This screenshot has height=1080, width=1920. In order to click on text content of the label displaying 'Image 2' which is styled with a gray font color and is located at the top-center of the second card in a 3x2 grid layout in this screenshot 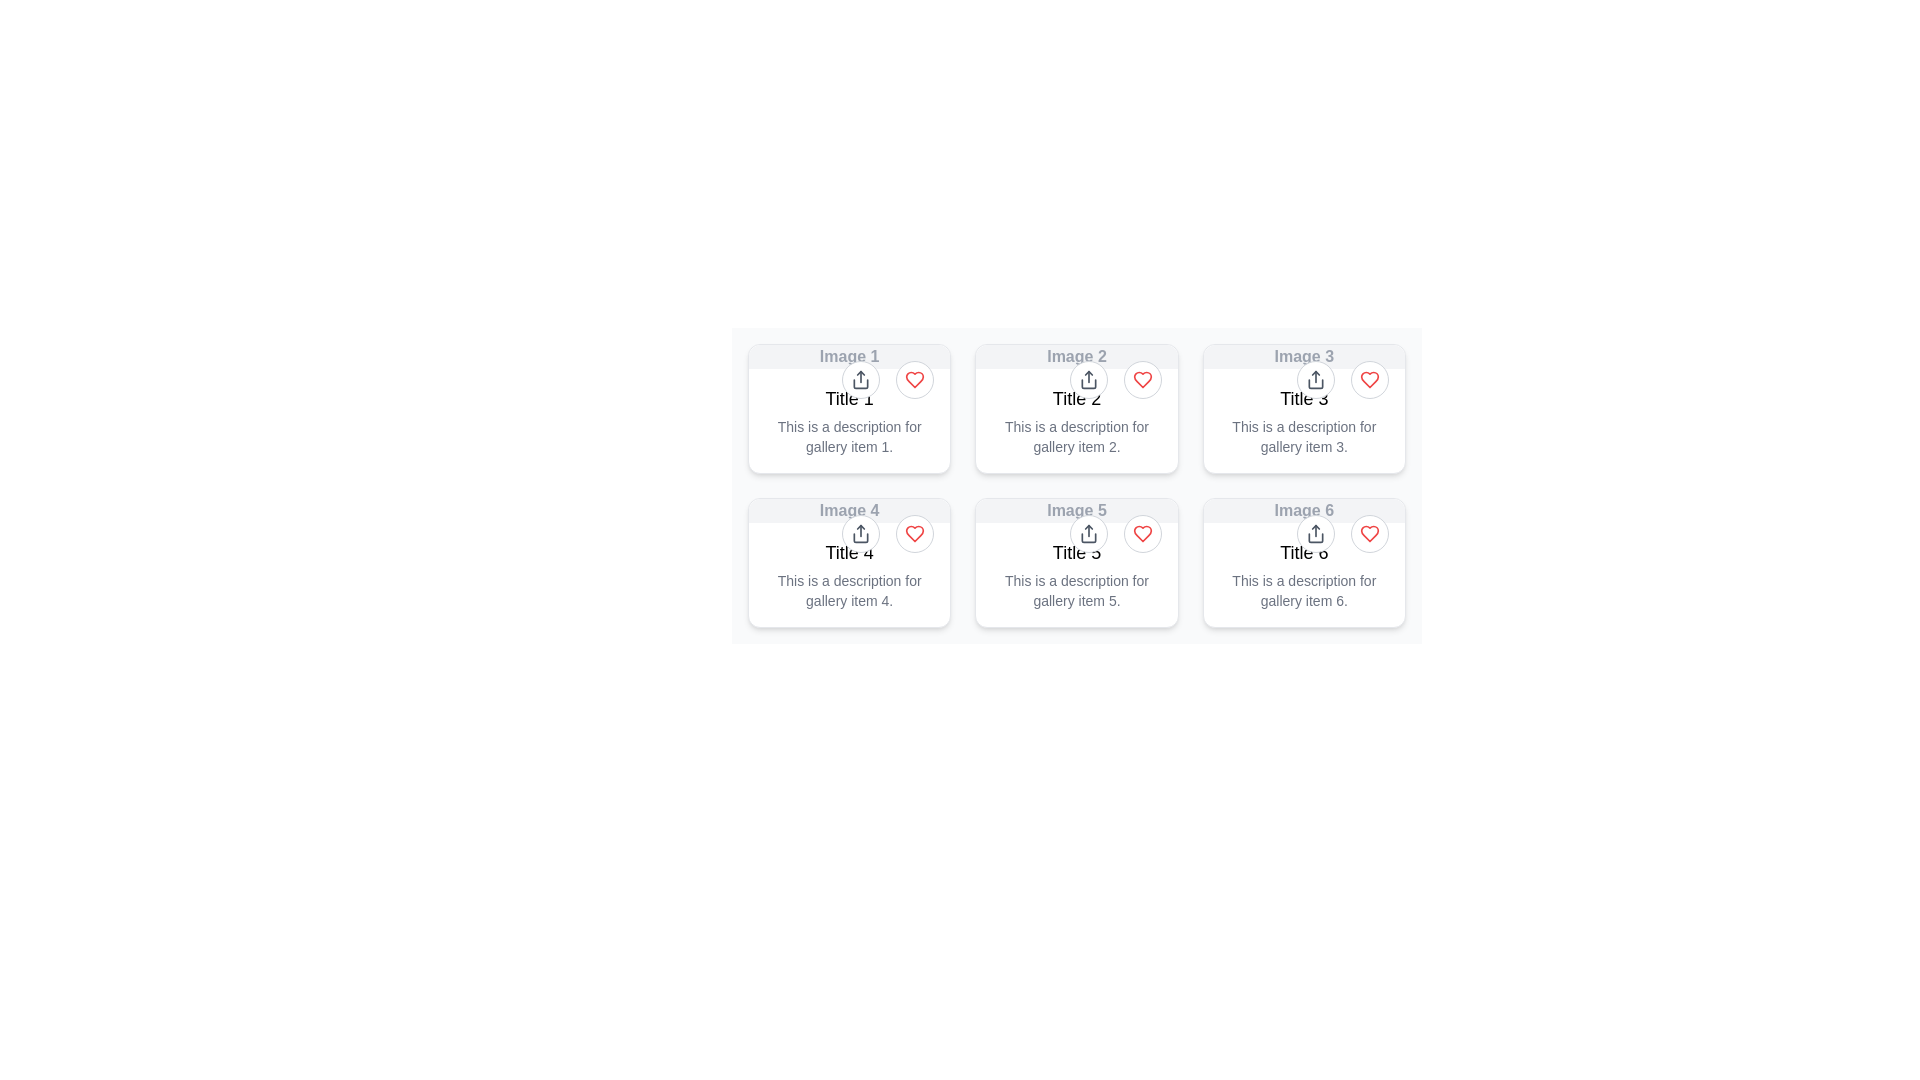, I will do `click(1075, 356)`.